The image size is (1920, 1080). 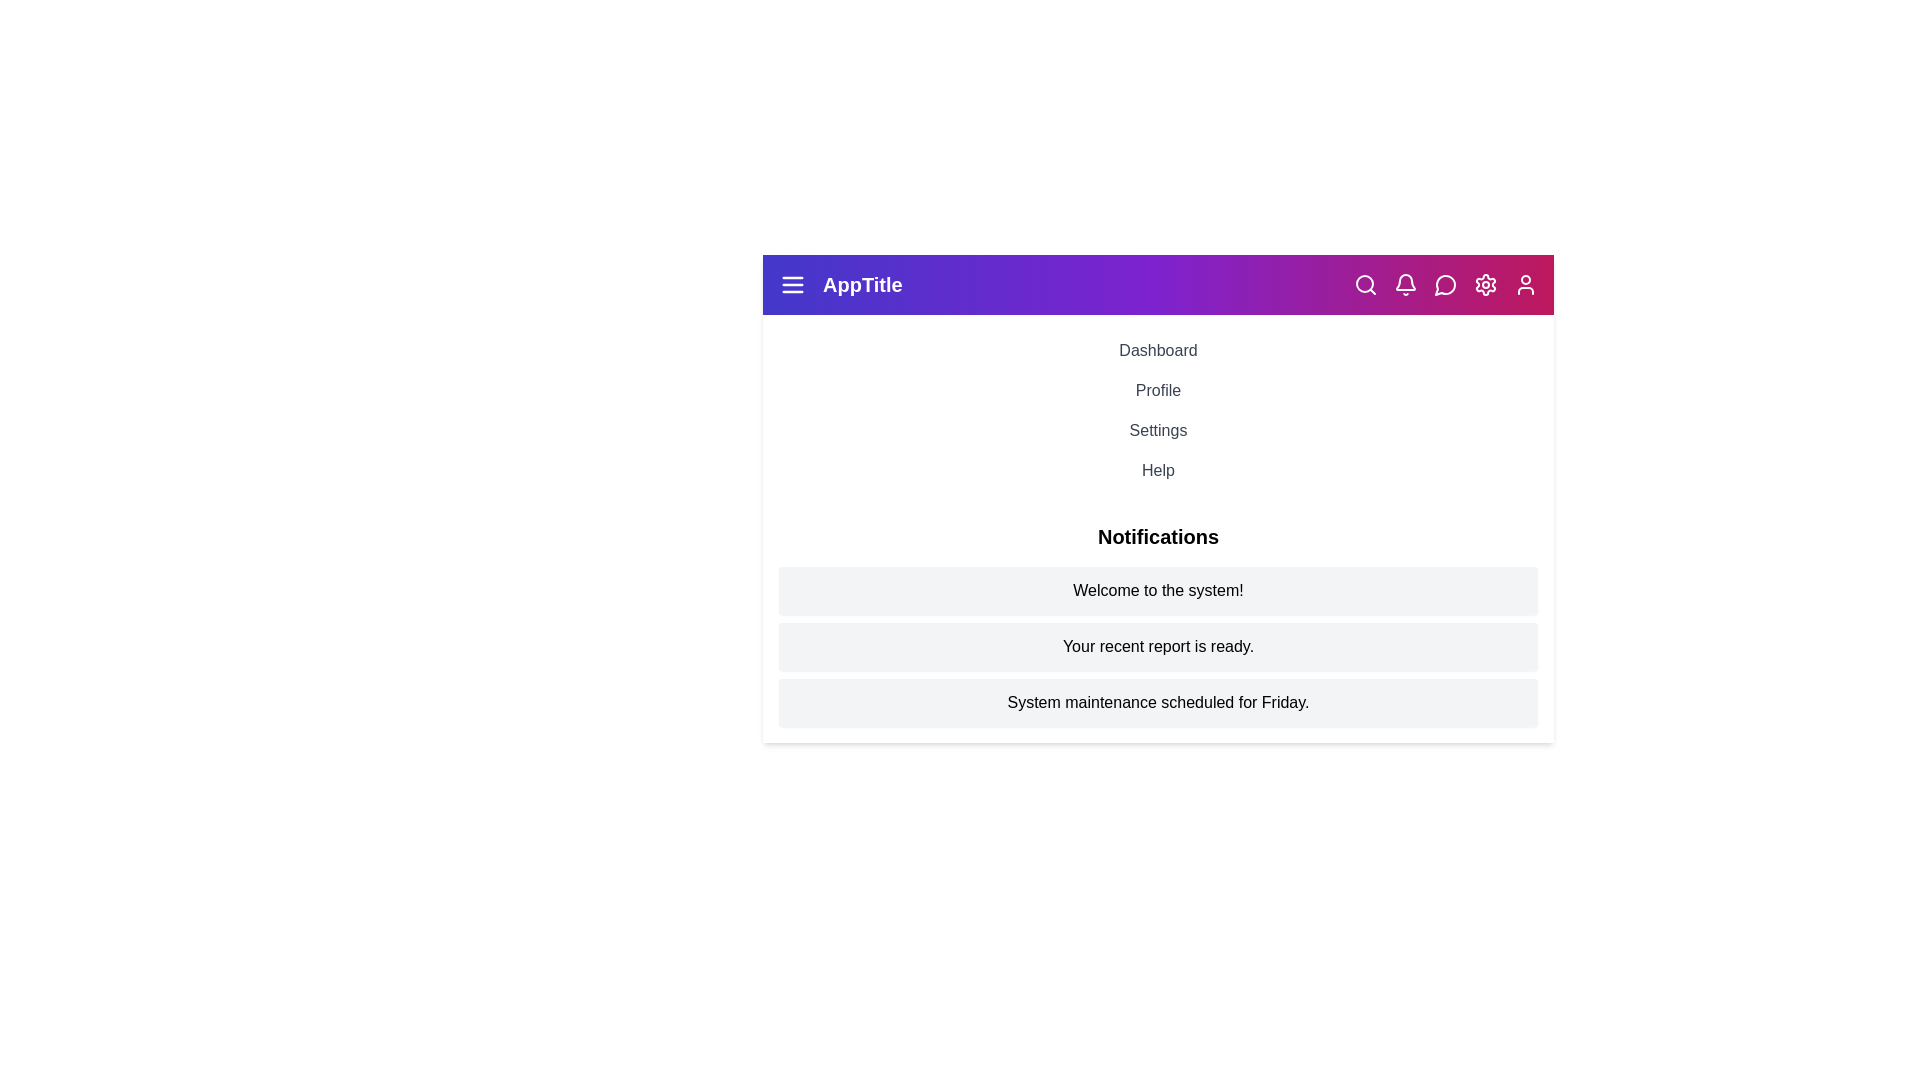 What do you see at coordinates (1158, 350) in the screenshot?
I see `the navigation link Dashboard in the menu` at bounding box center [1158, 350].